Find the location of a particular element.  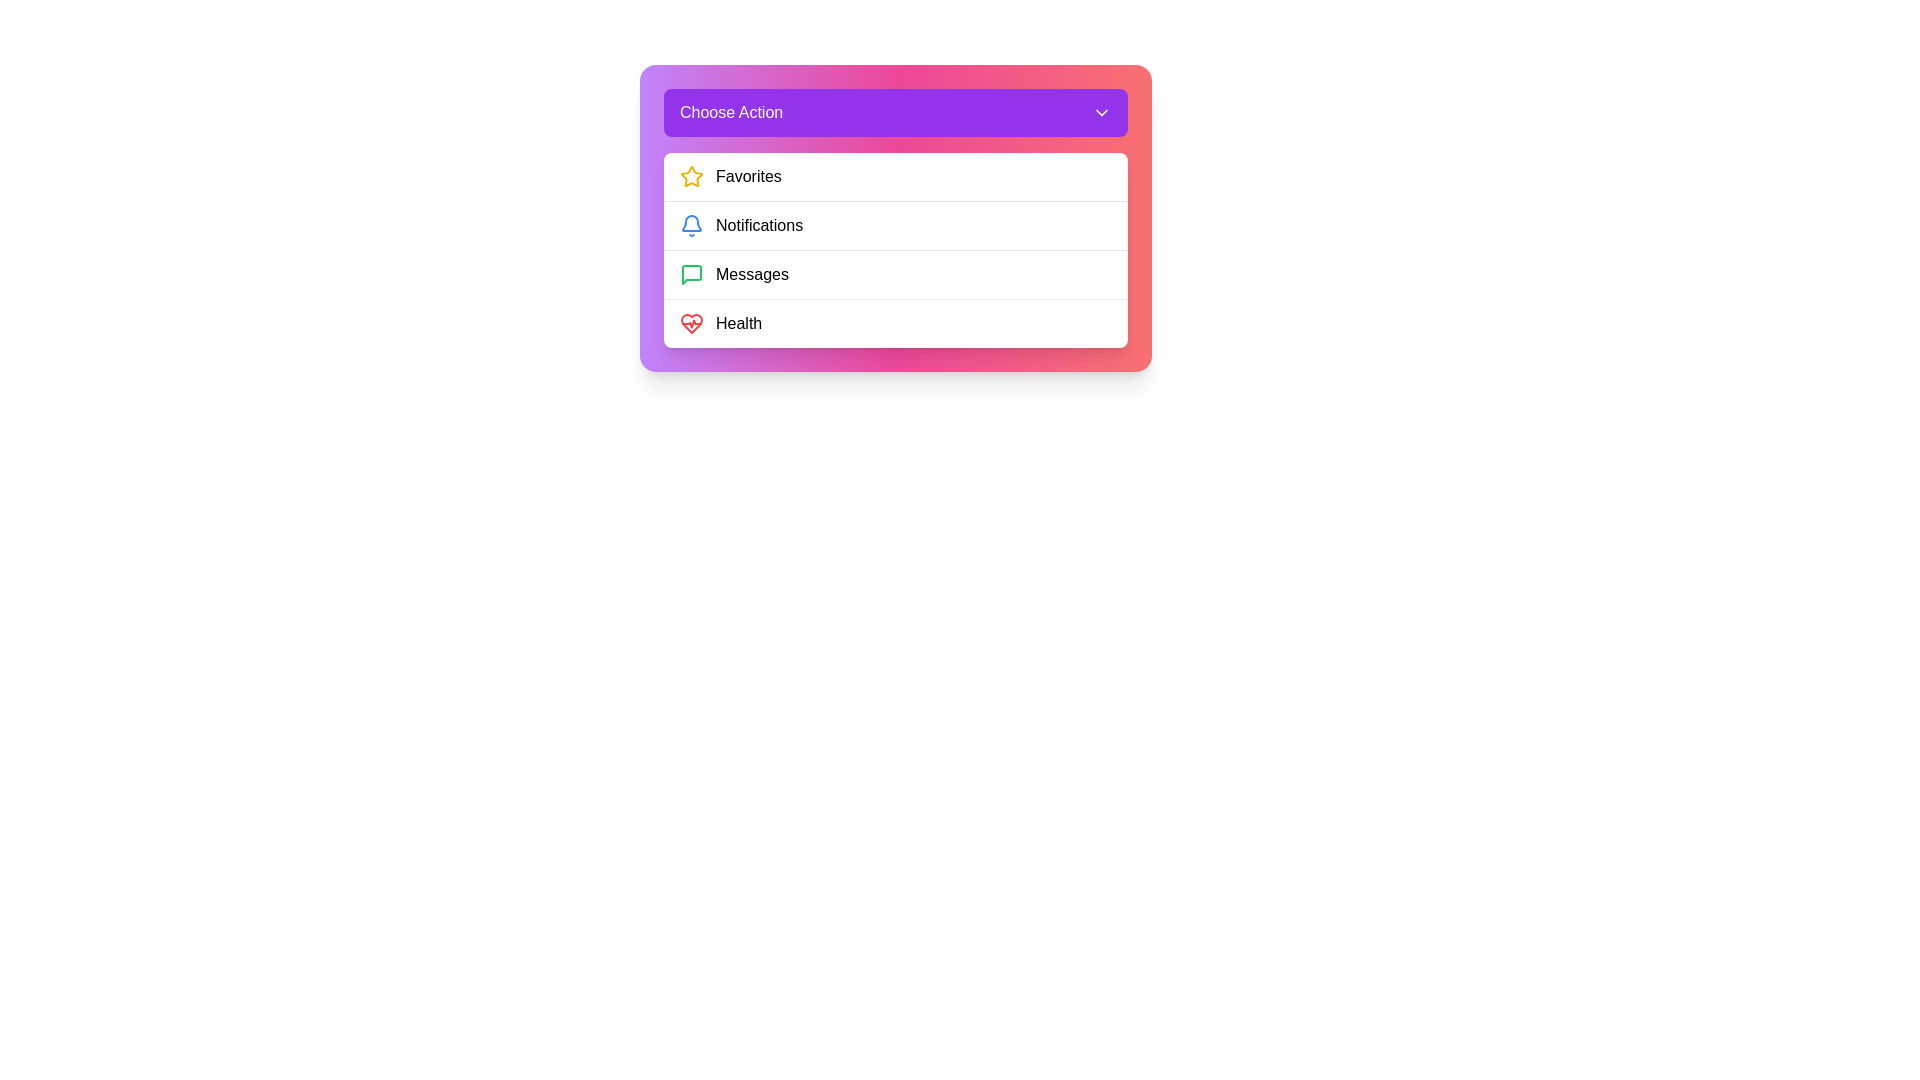

the star-shaped icon with a yellow fill located to the left of the text 'Favorites' in the action selection menu is located at coordinates (691, 176).